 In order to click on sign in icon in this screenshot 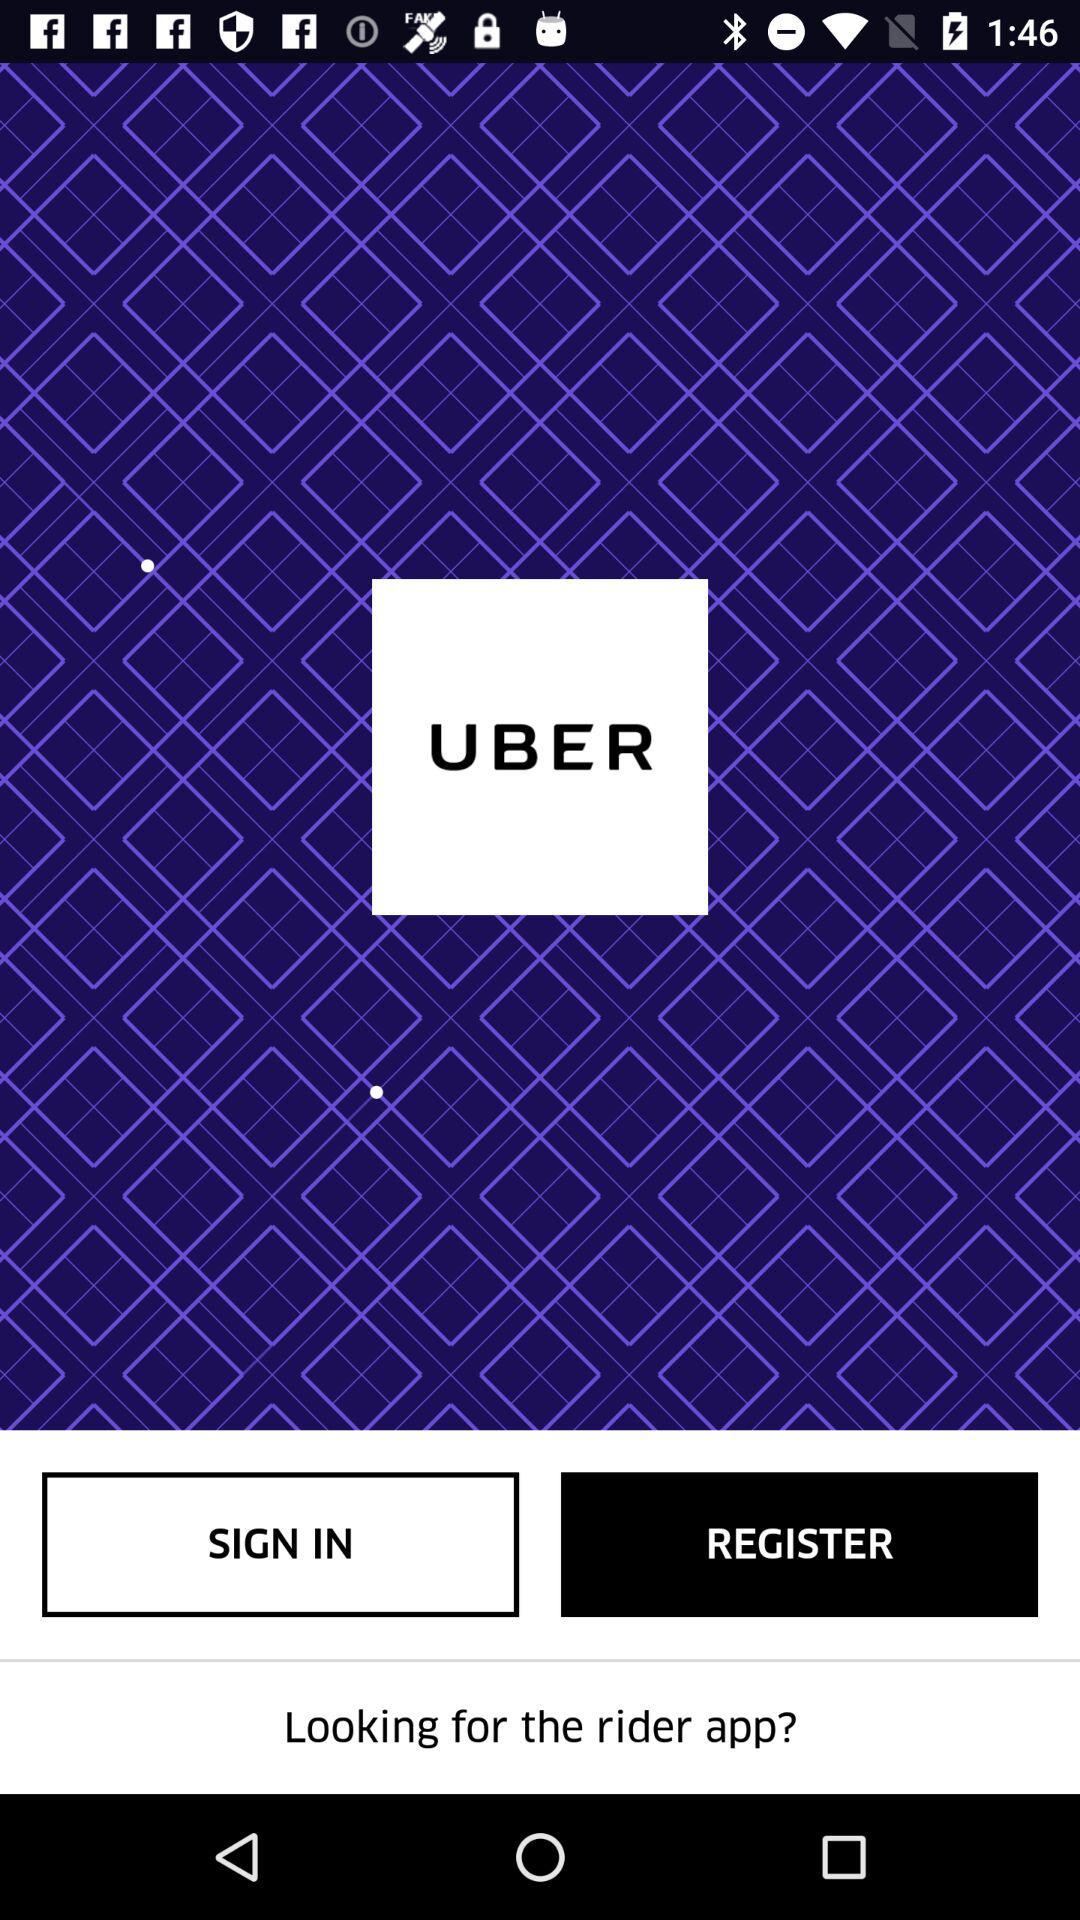, I will do `click(280, 1543)`.